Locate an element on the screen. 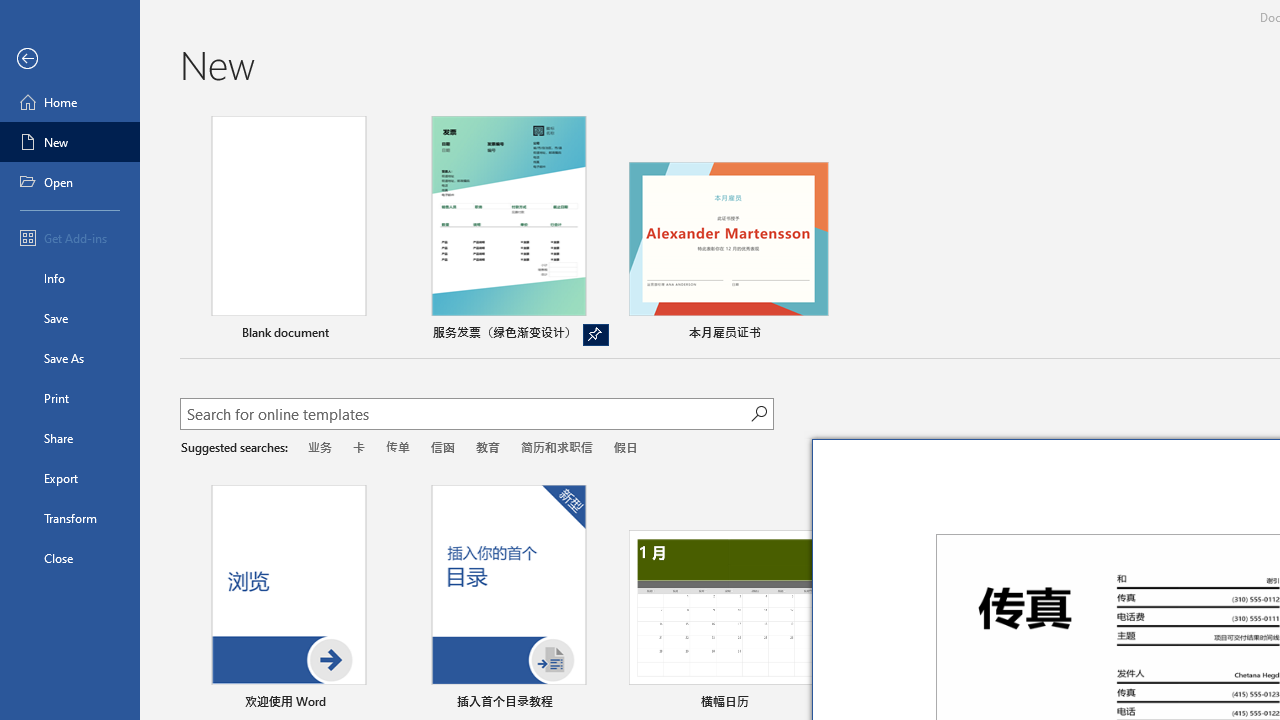  'Info' is located at coordinates (69, 277).